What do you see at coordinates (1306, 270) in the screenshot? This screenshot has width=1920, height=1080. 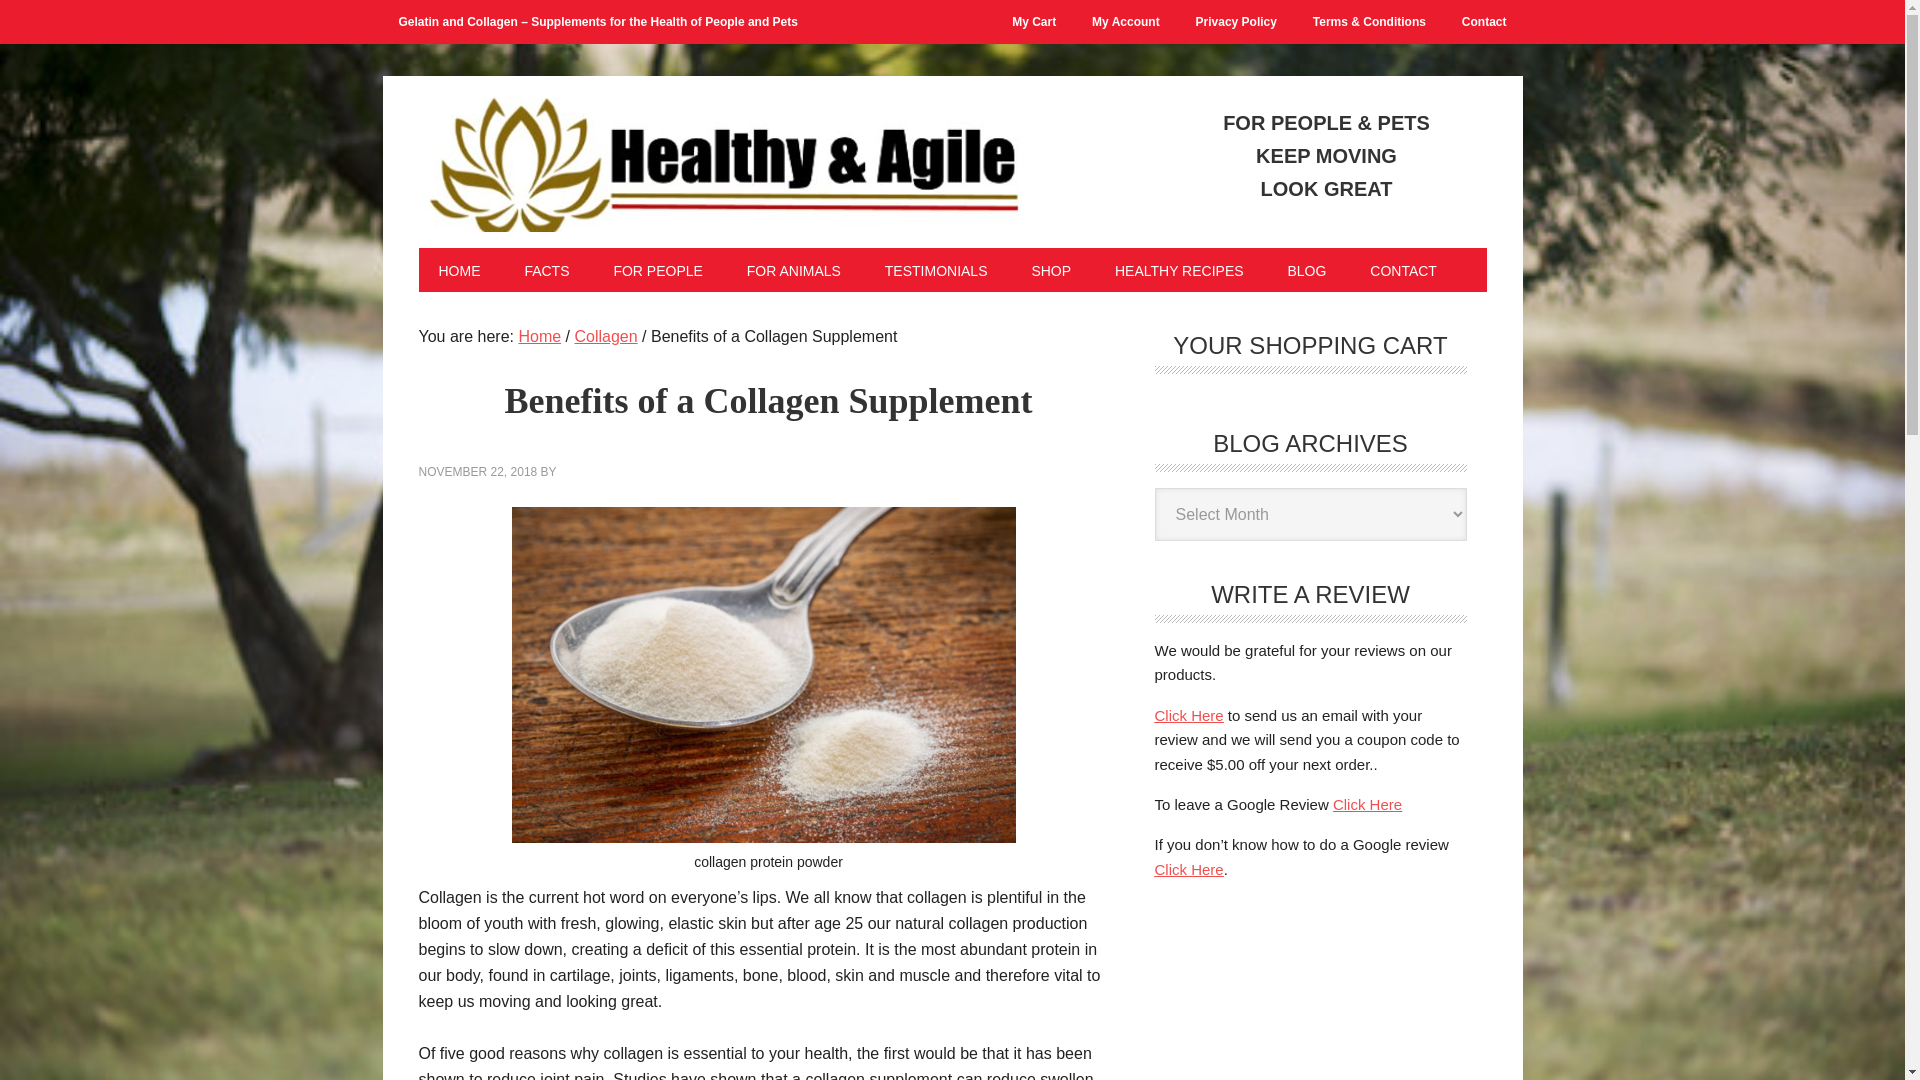 I see `'BLOG'` at bounding box center [1306, 270].